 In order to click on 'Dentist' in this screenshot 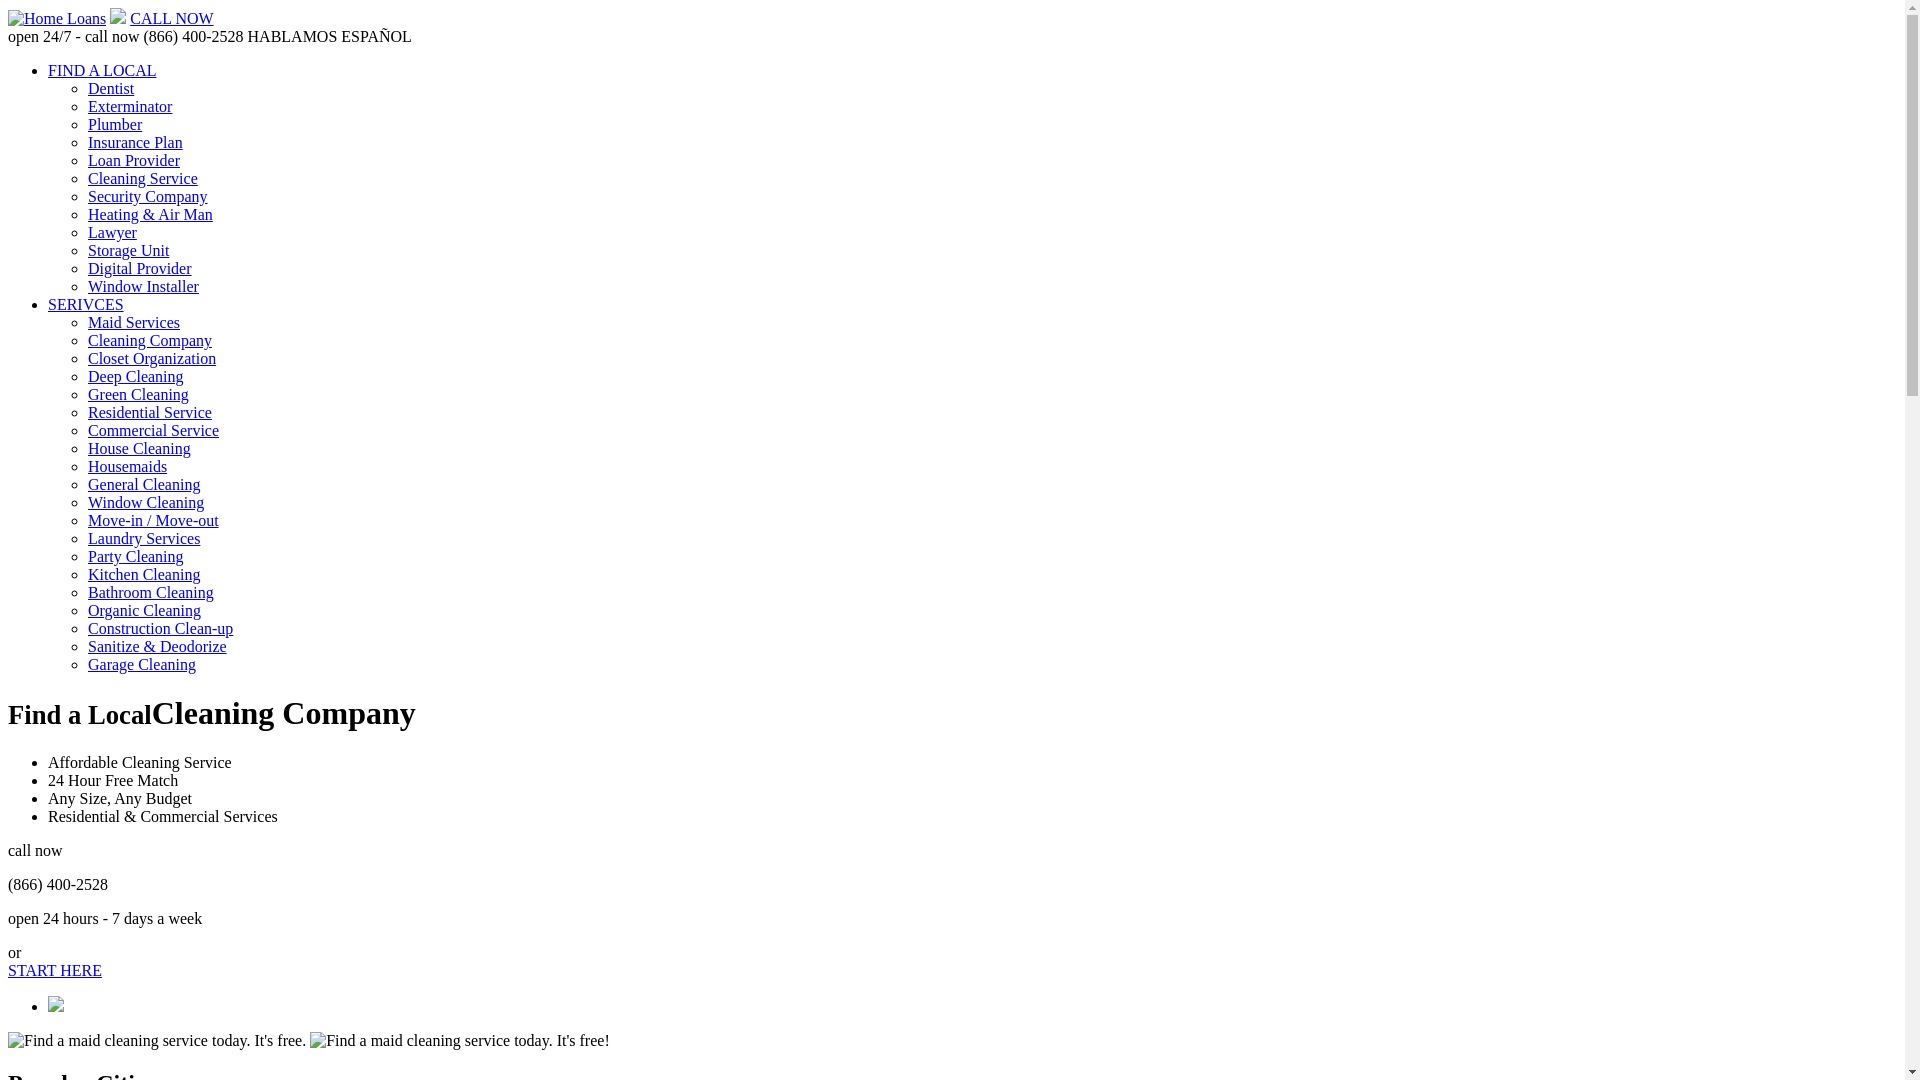, I will do `click(86, 87)`.